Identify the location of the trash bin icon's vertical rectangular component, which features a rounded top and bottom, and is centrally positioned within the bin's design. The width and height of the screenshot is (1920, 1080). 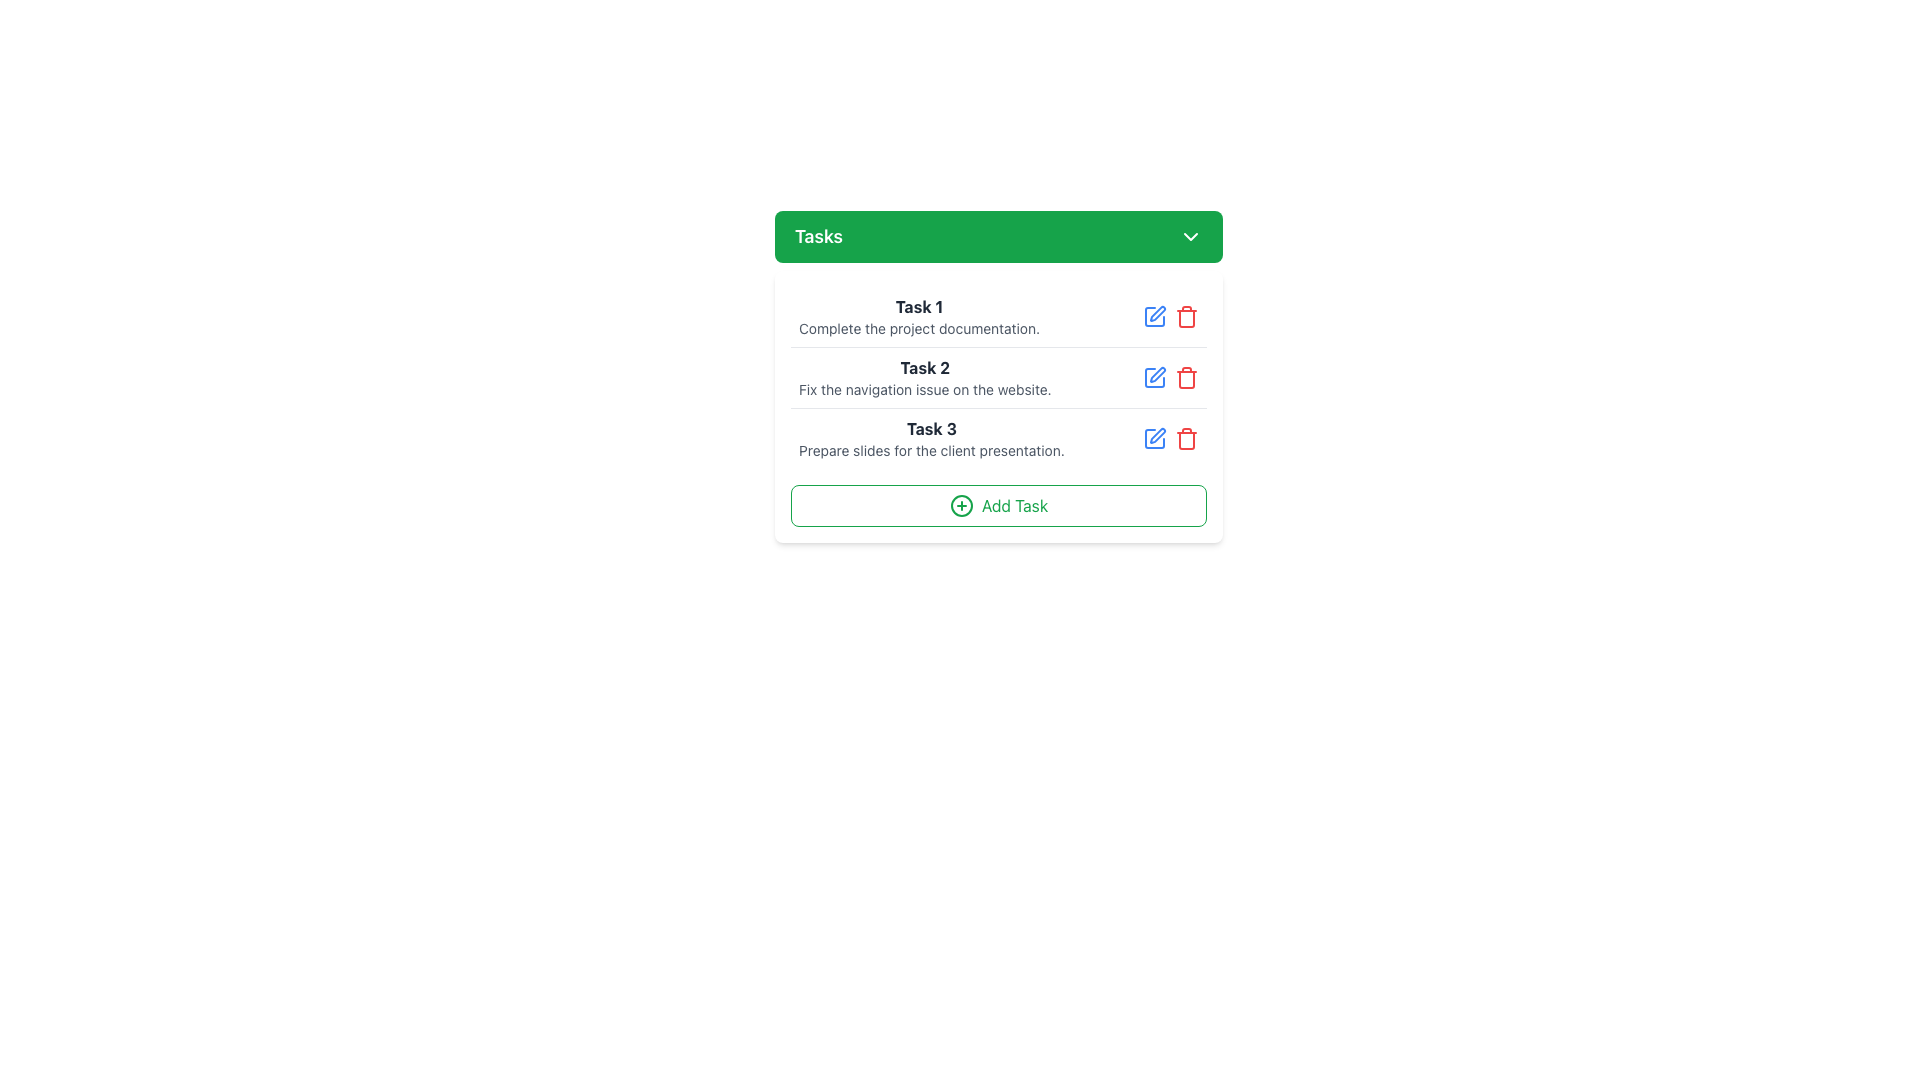
(1186, 380).